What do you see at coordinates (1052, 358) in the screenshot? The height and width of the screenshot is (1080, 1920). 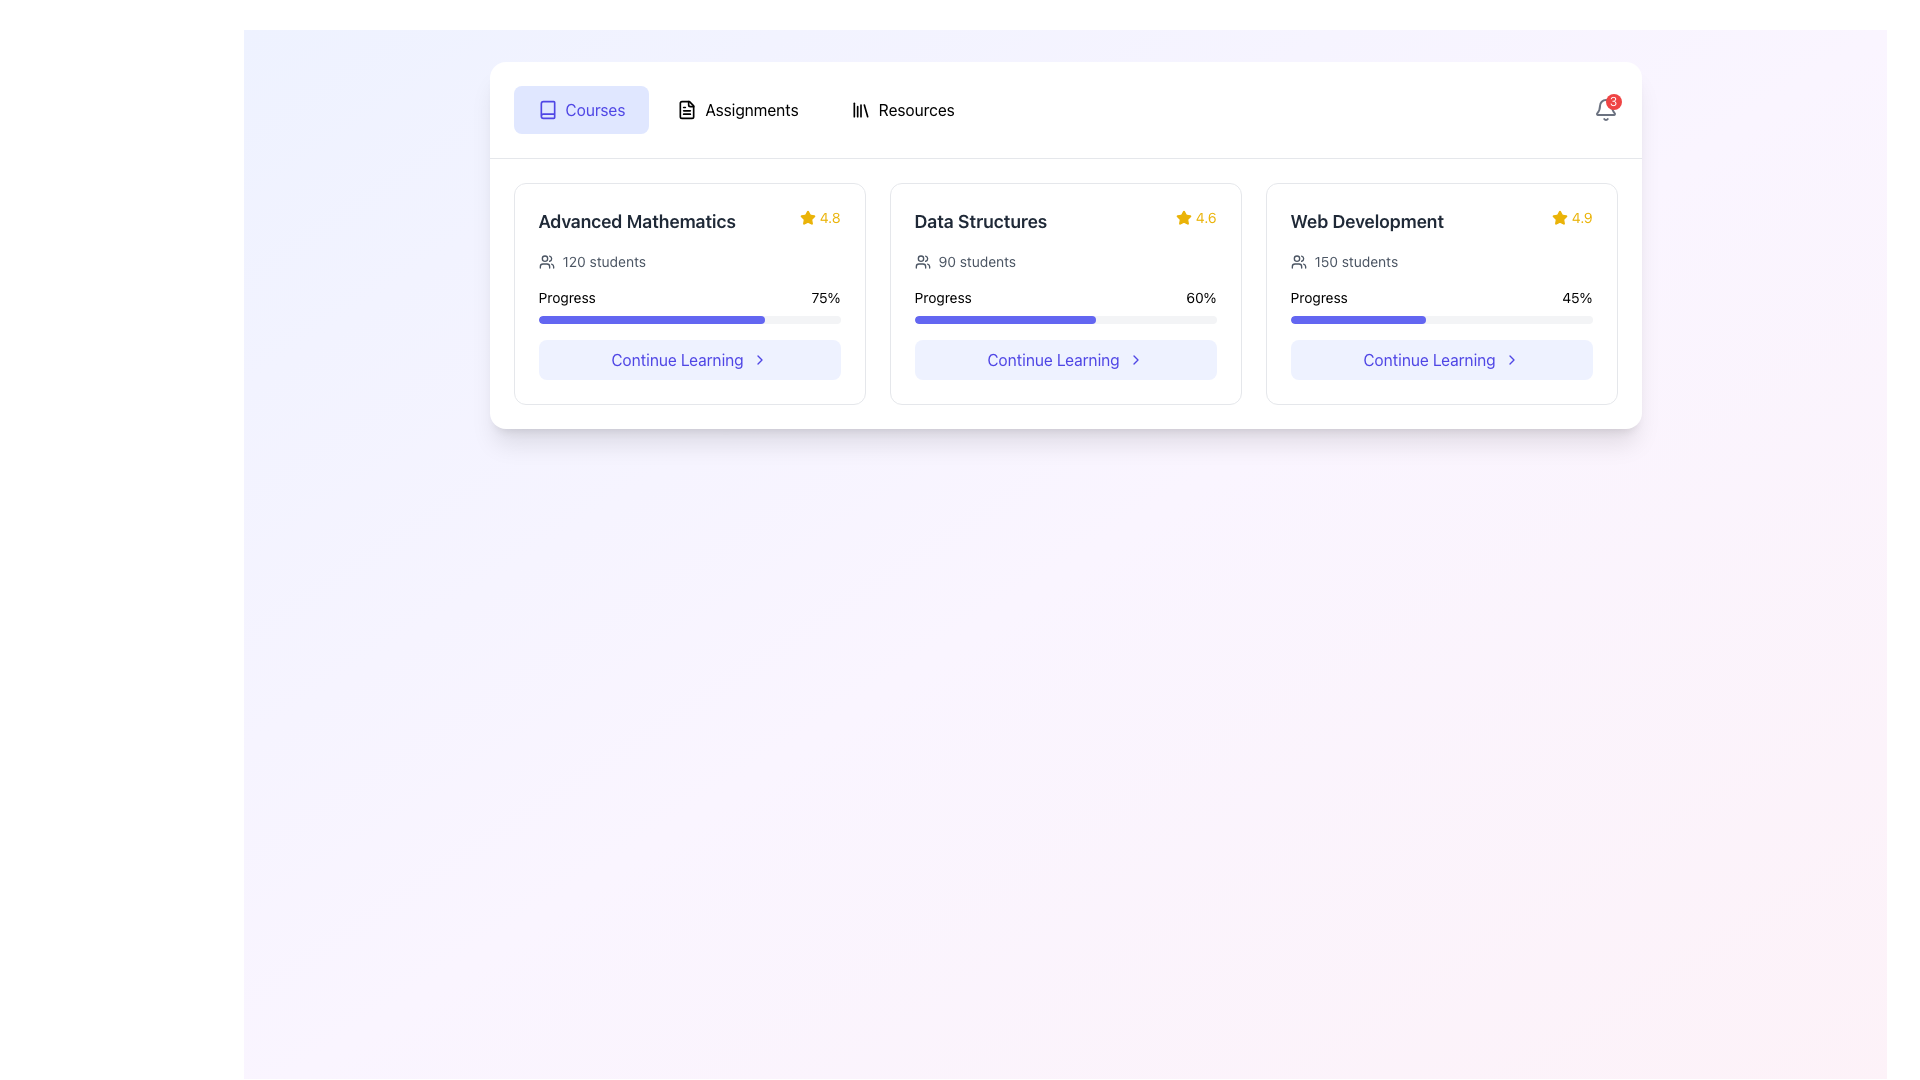 I see `the actionable text label within the second card titled 'Data Structures'` at bounding box center [1052, 358].